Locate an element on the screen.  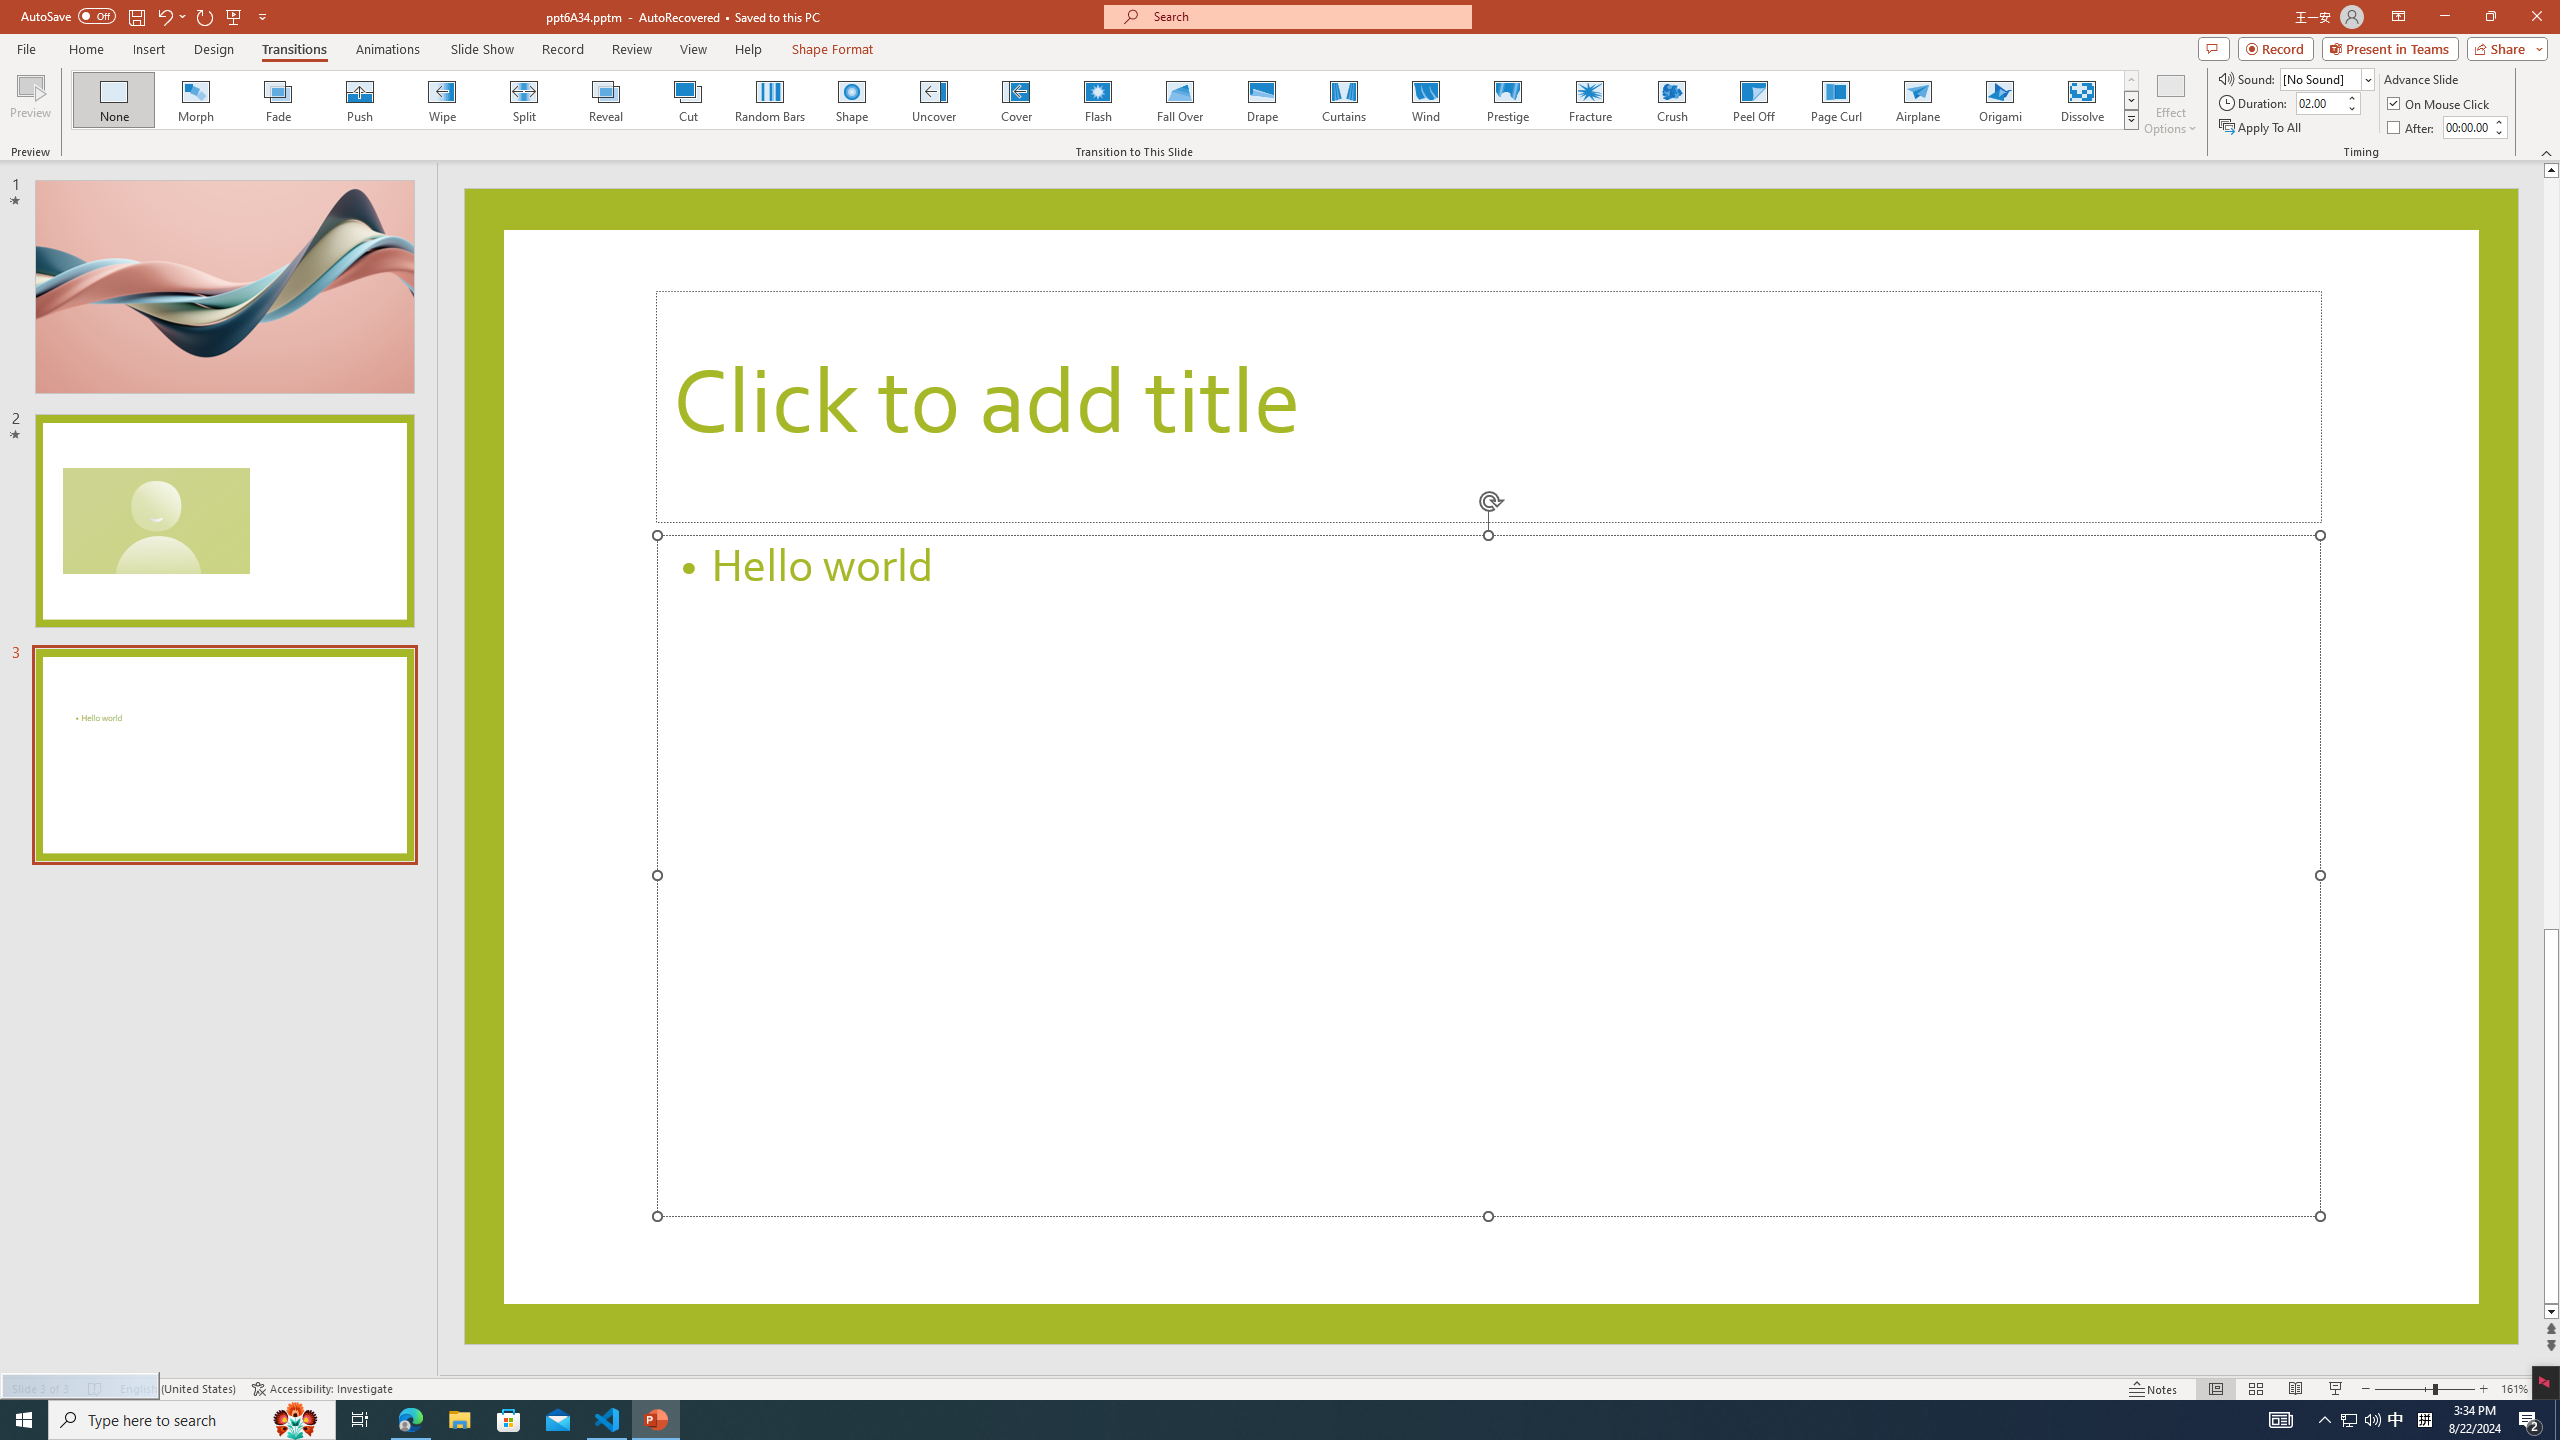
'Origami' is located at coordinates (1998, 99).